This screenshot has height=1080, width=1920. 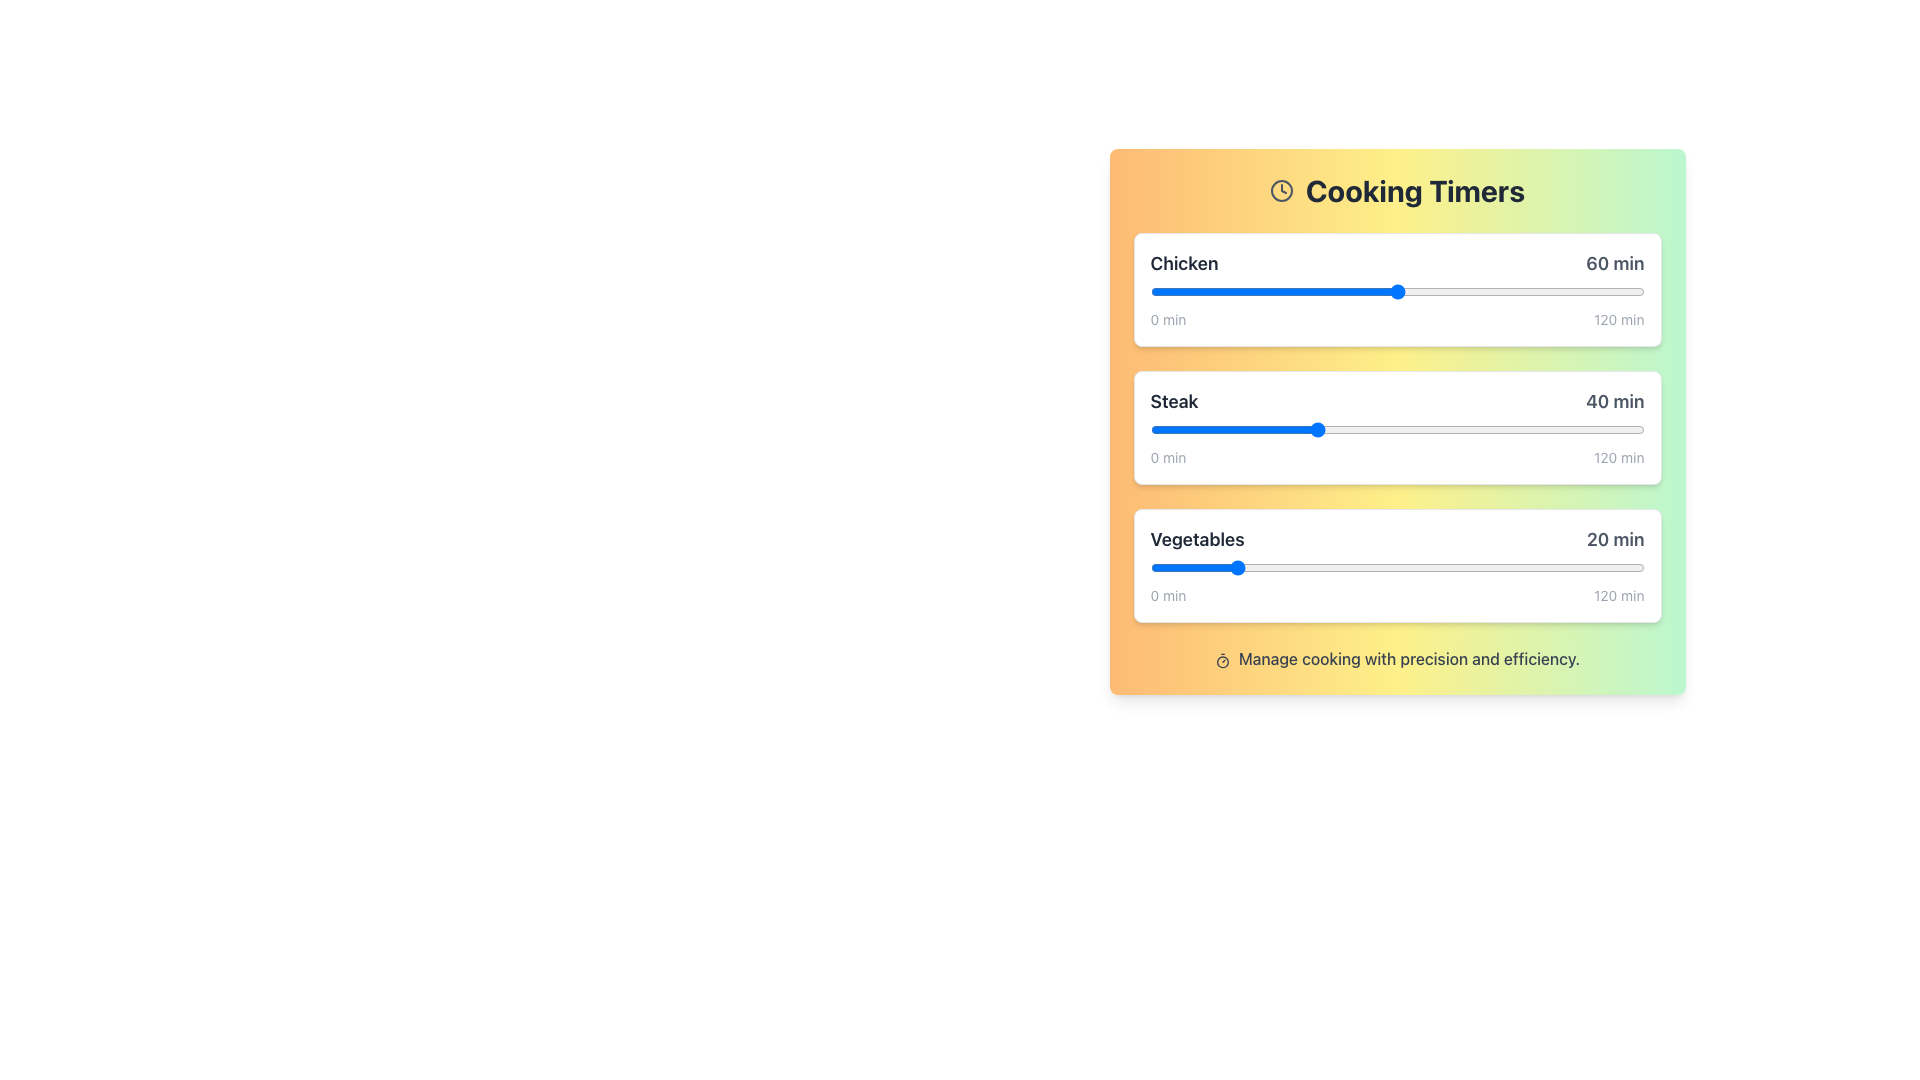 I want to click on the slider to set the timer value associated with the label 'Chicken', which is currently displayed as '60 min', so click(x=1396, y=292).